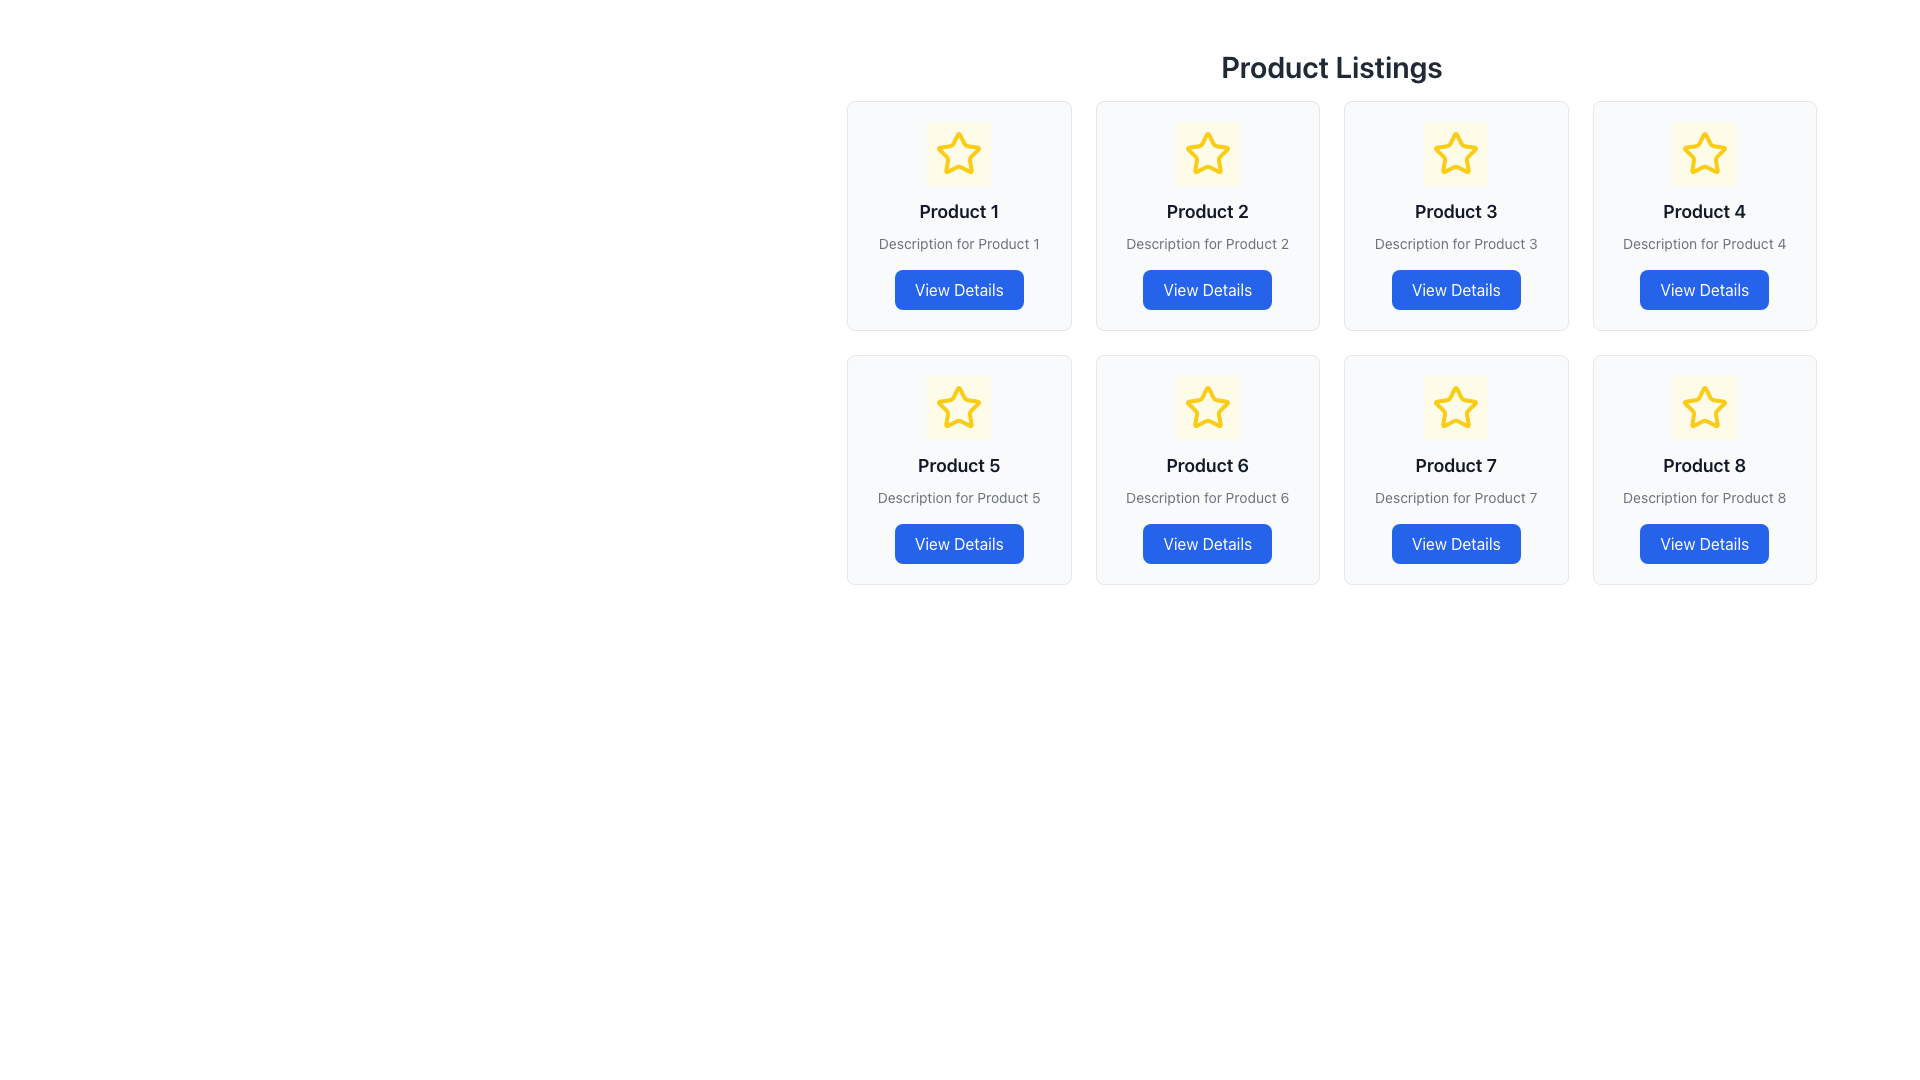  Describe the element at coordinates (958, 406) in the screenshot. I see `the star icon in the 'Product 5' card located in the third row, first column of the grid layout in the 'Product Listings' section` at that location.